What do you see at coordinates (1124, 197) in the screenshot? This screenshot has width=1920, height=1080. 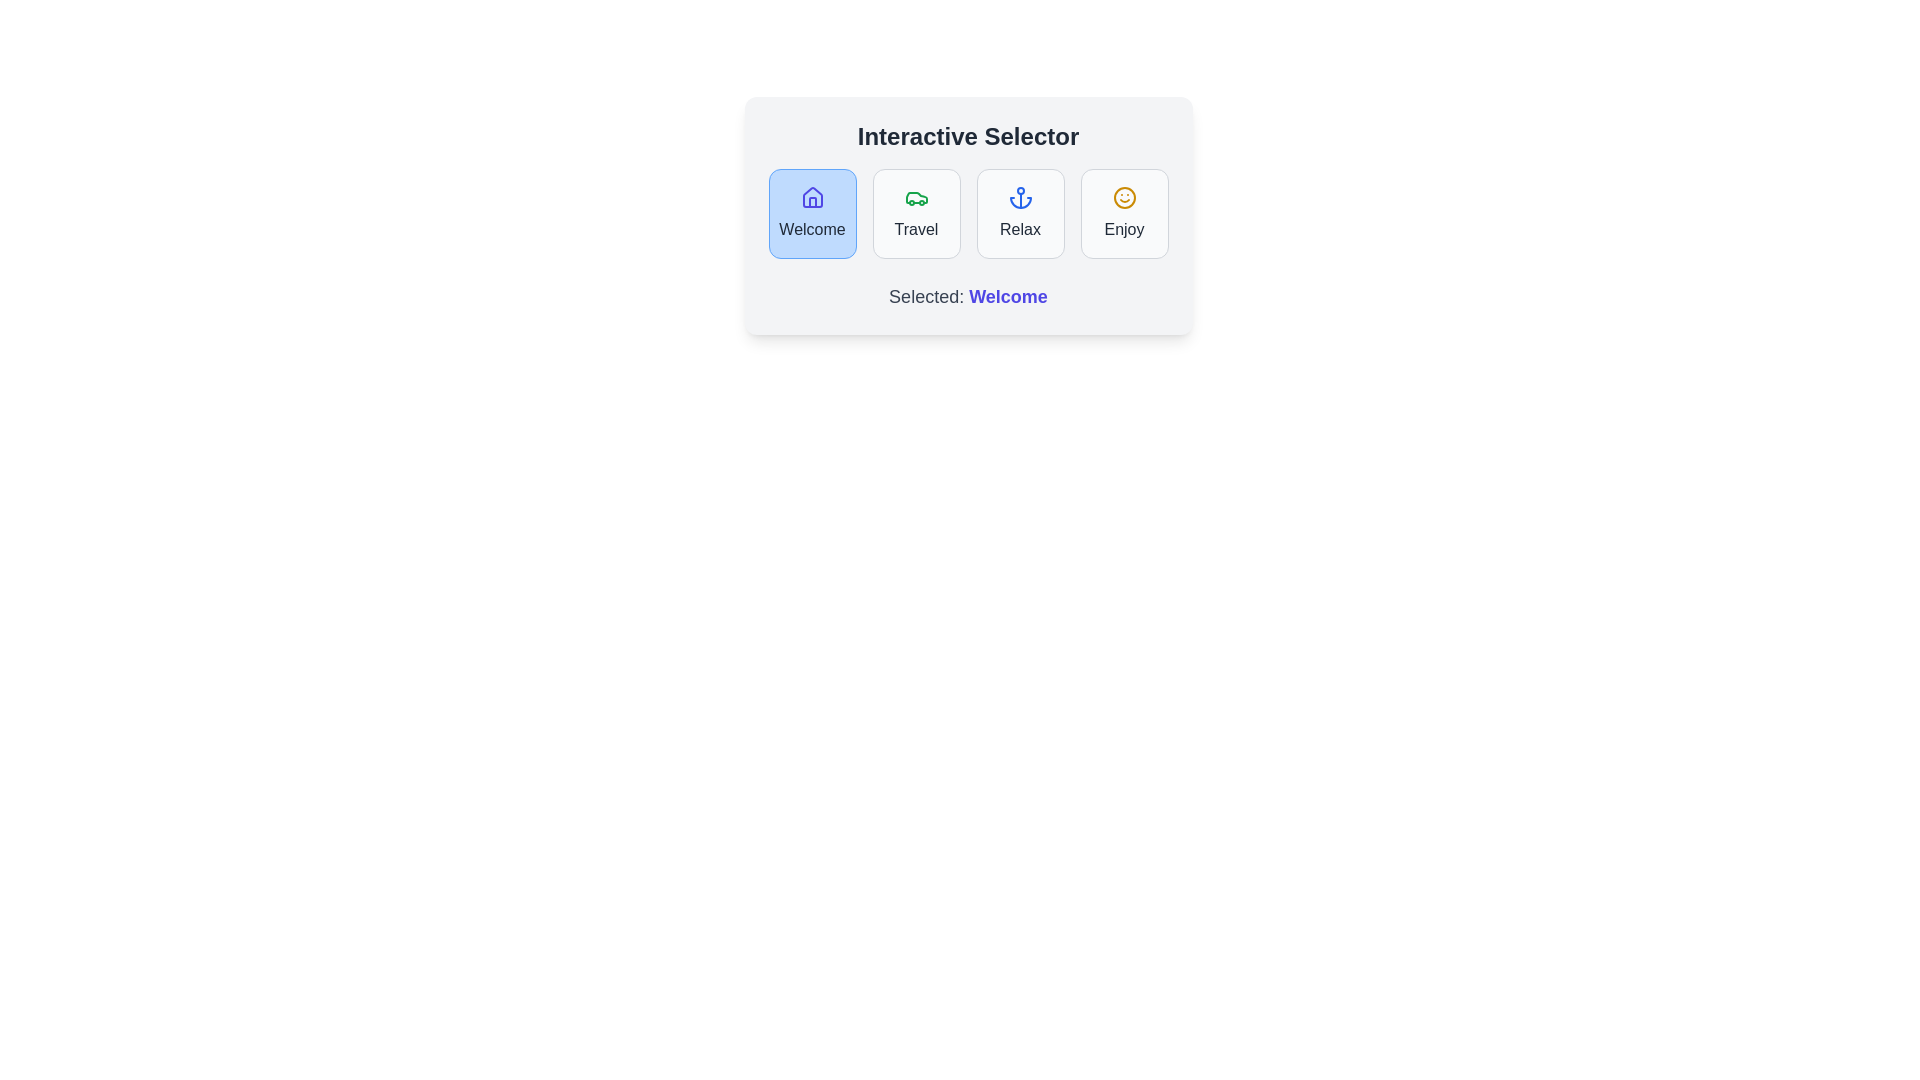 I see `the icon representing the 'Enjoy' category in the fourth selectable box under the 'Interactive Selector' label` at bounding box center [1124, 197].